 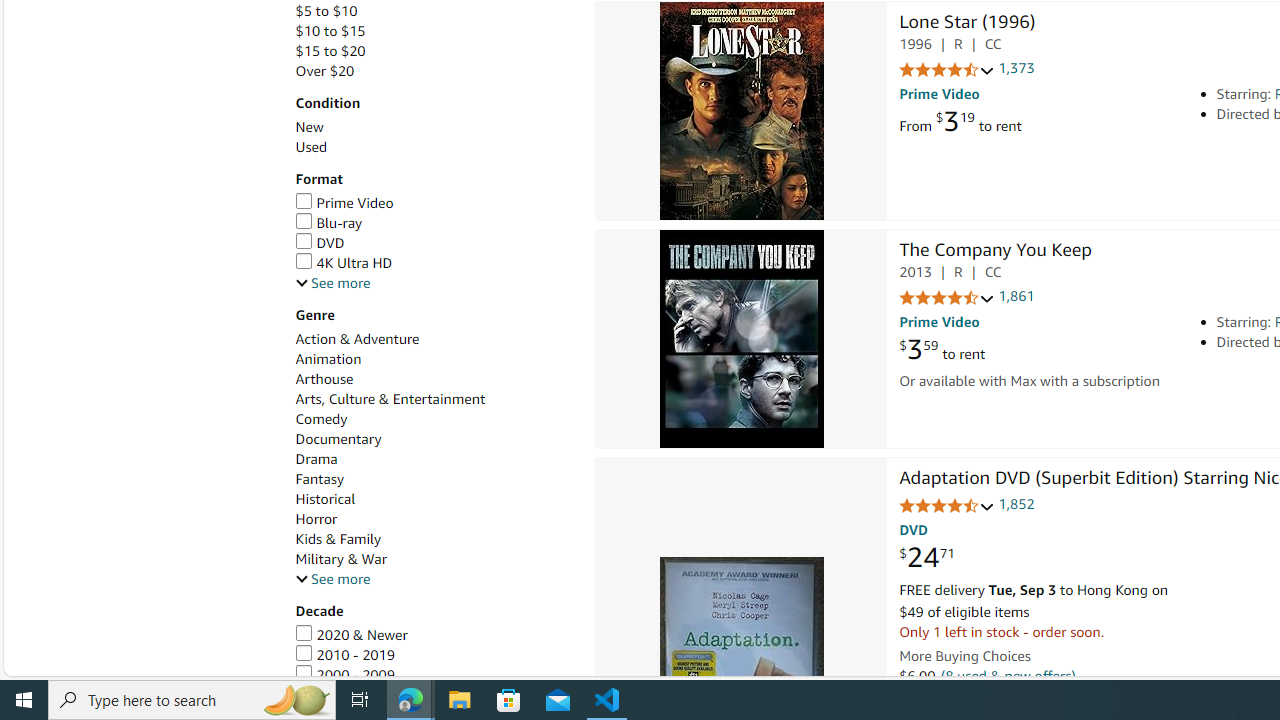 I want to click on '2020 & Newer', so click(x=351, y=635).